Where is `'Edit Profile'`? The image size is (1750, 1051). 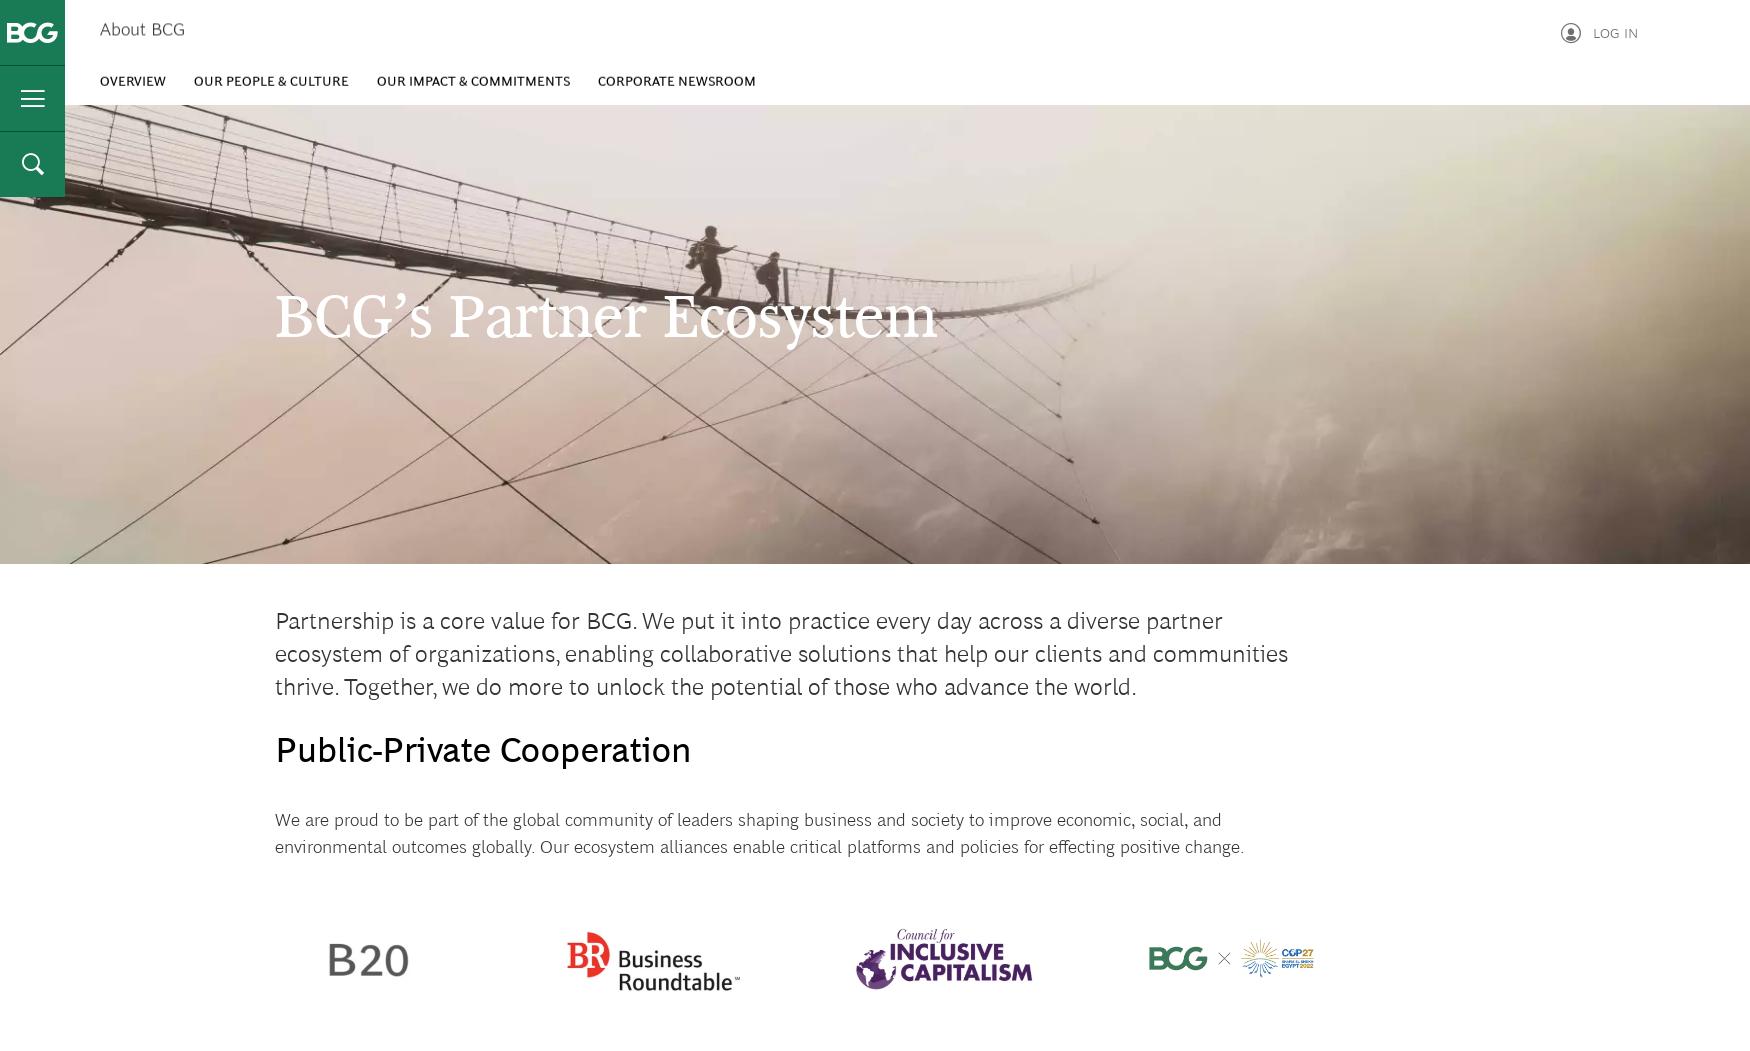 'Edit Profile' is located at coordinates (1491, 144).